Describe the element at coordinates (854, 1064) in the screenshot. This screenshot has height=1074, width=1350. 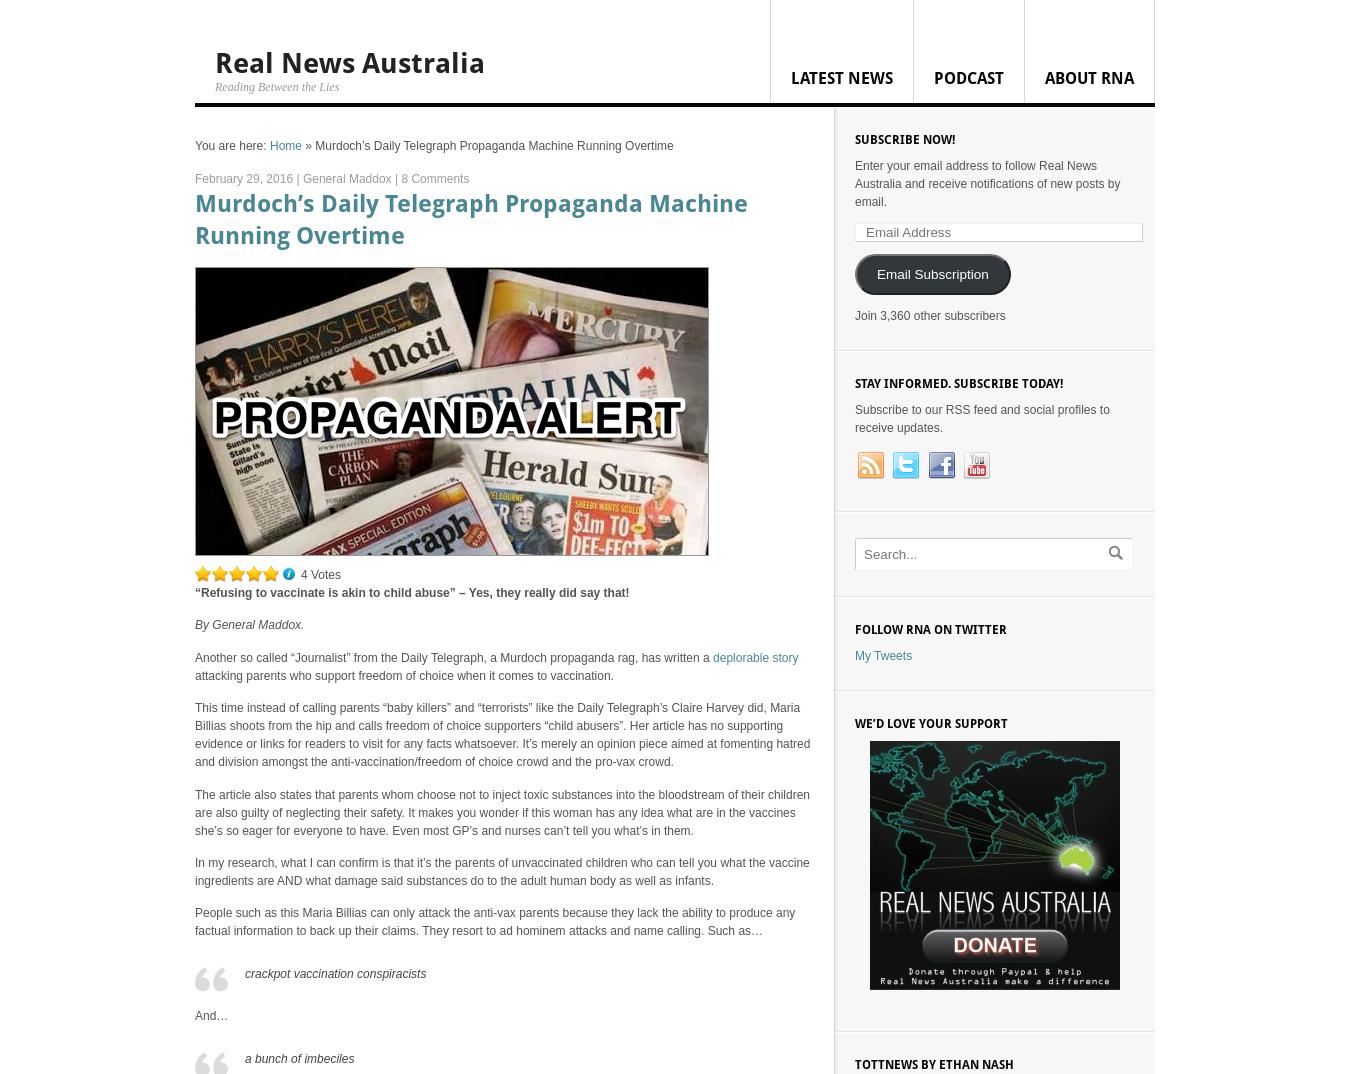
I see `'TOTTnews by Ethan Nash'` at that location.